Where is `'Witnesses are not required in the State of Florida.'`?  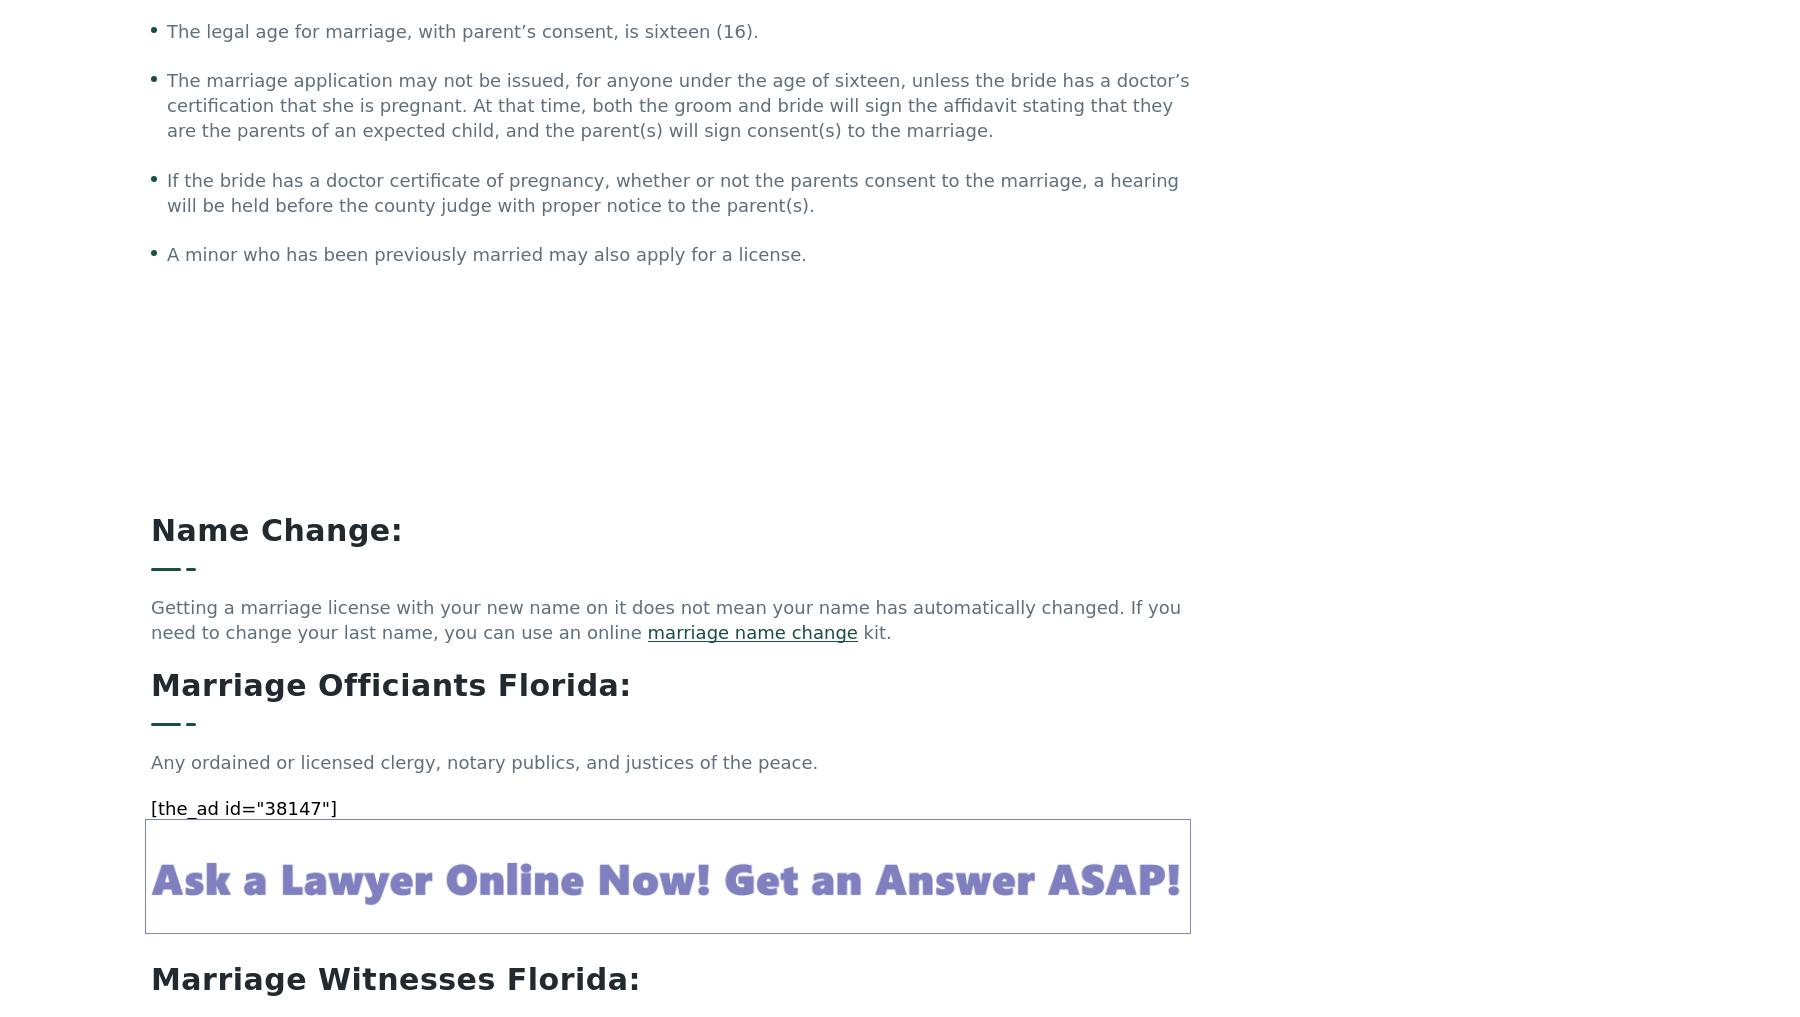
'Witnesses are not required in the State of Florida.' is located at coordinates (151, 668).